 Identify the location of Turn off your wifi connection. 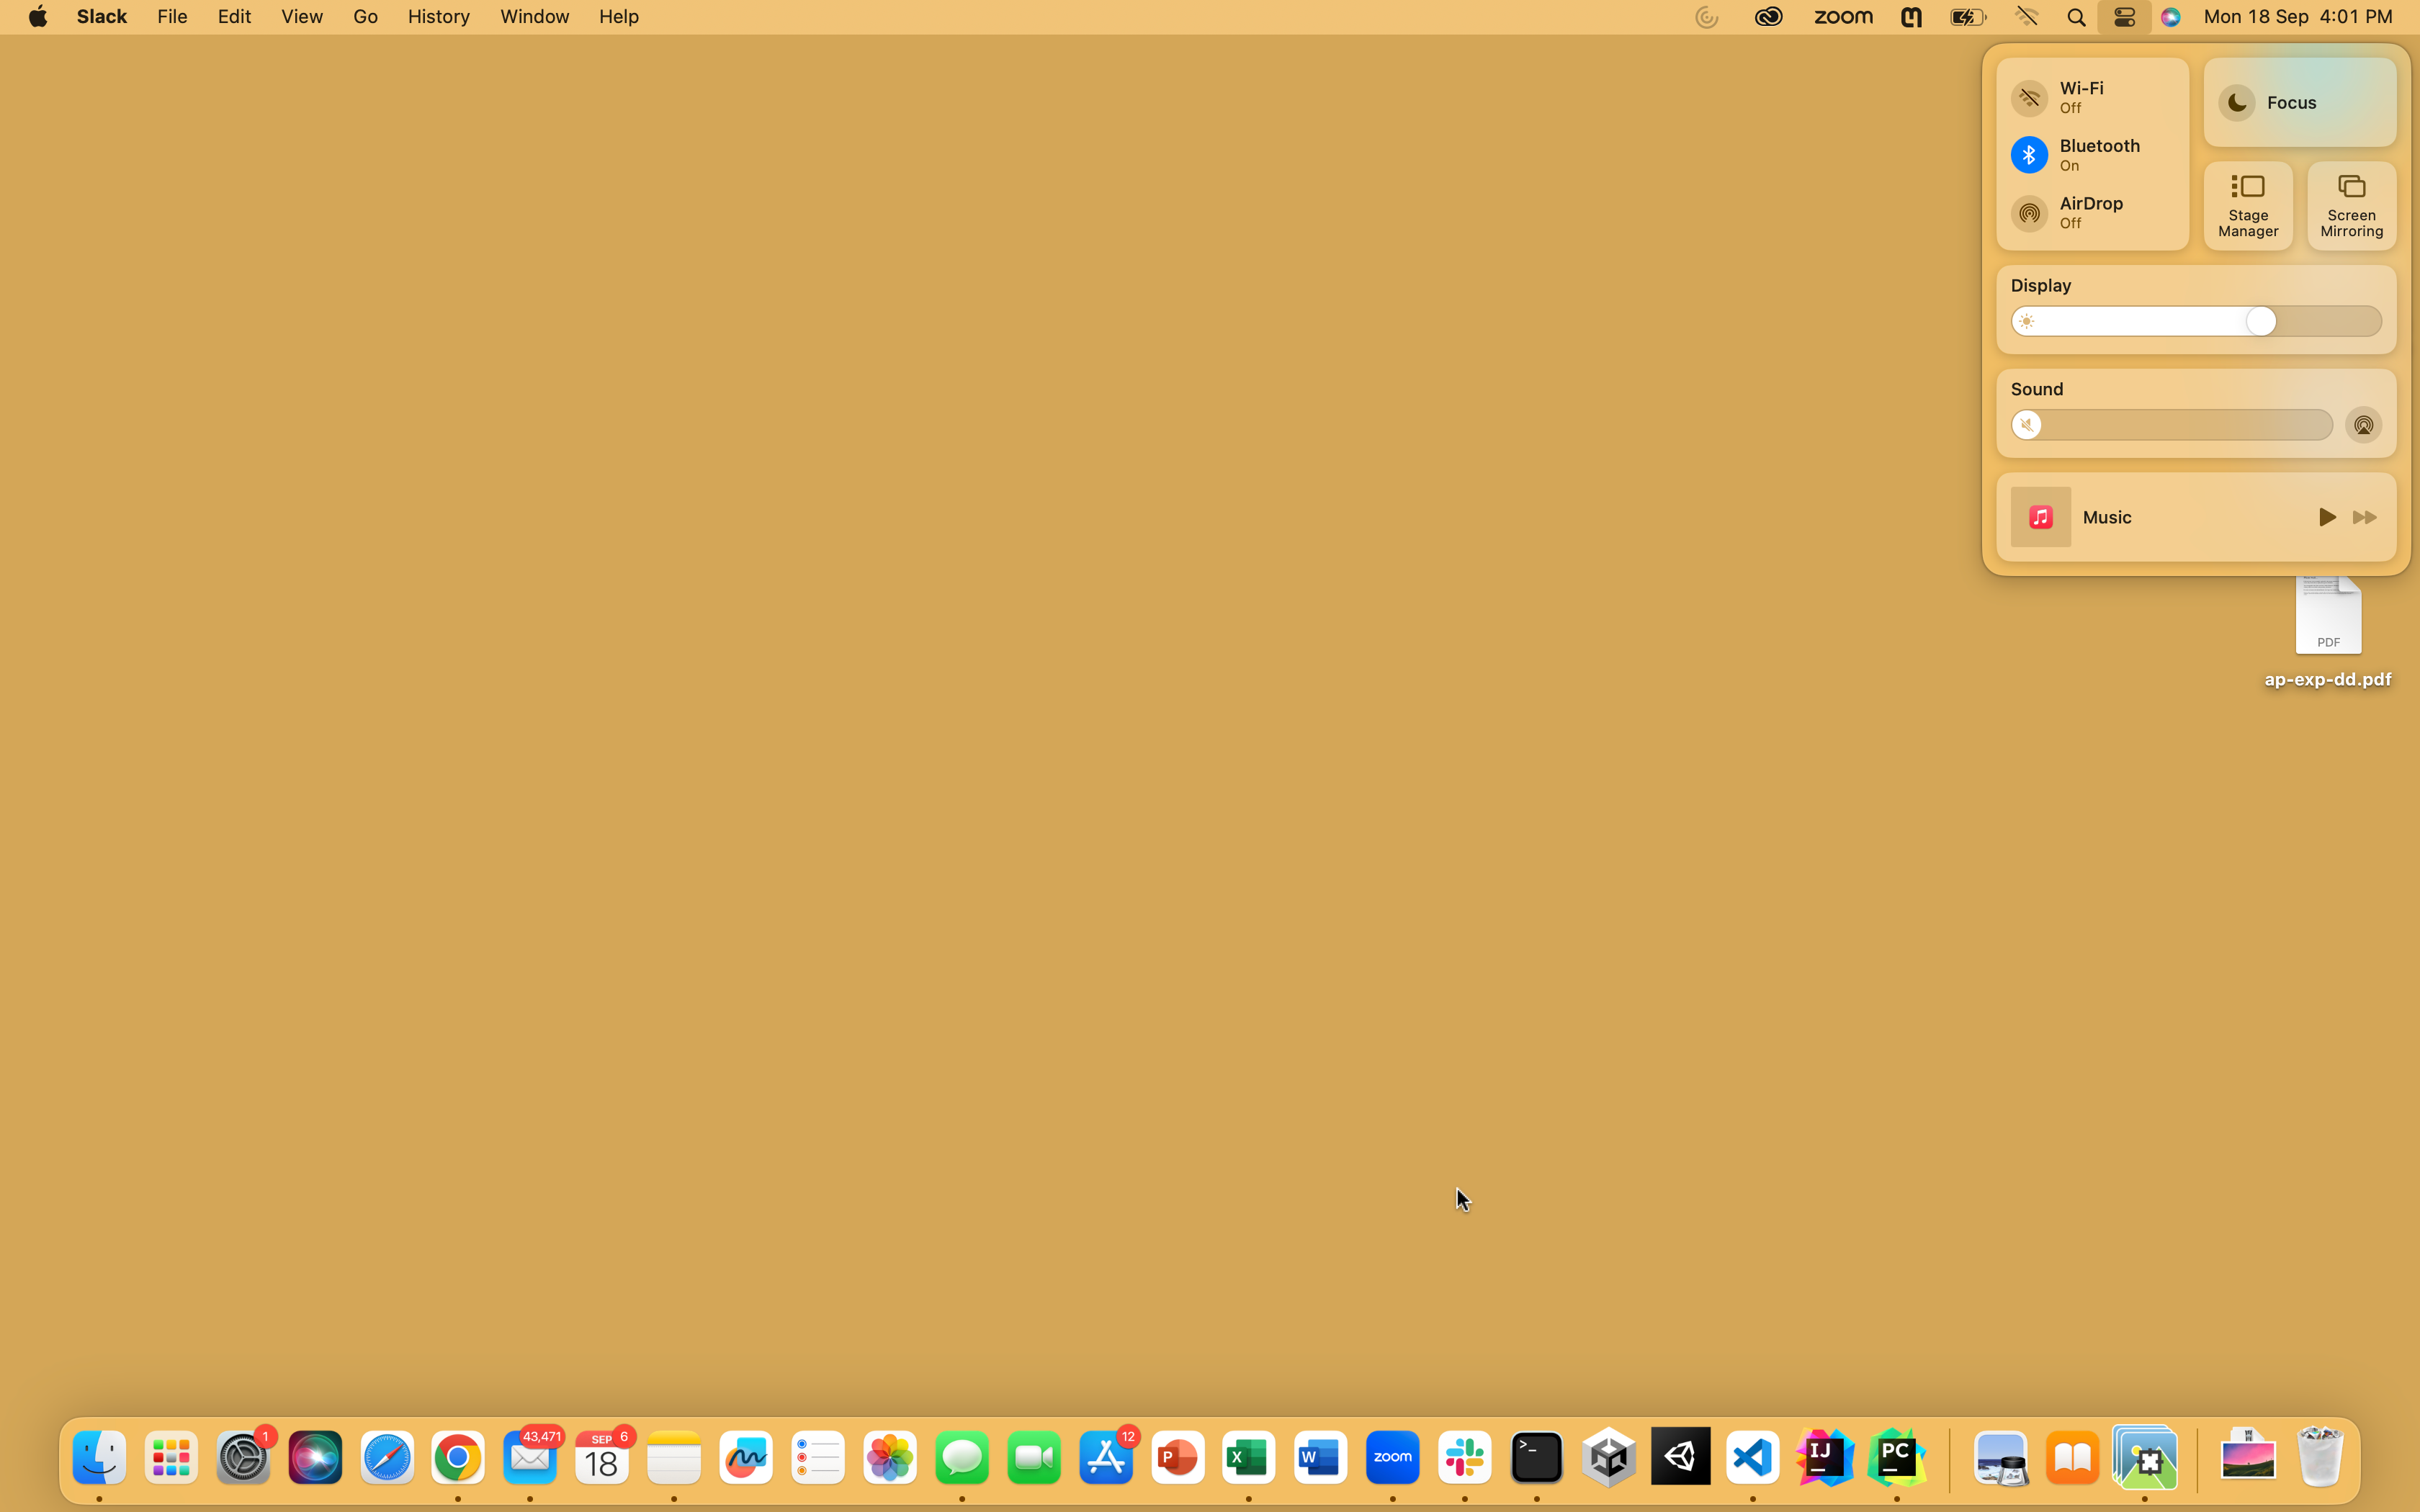
(2090, 89).